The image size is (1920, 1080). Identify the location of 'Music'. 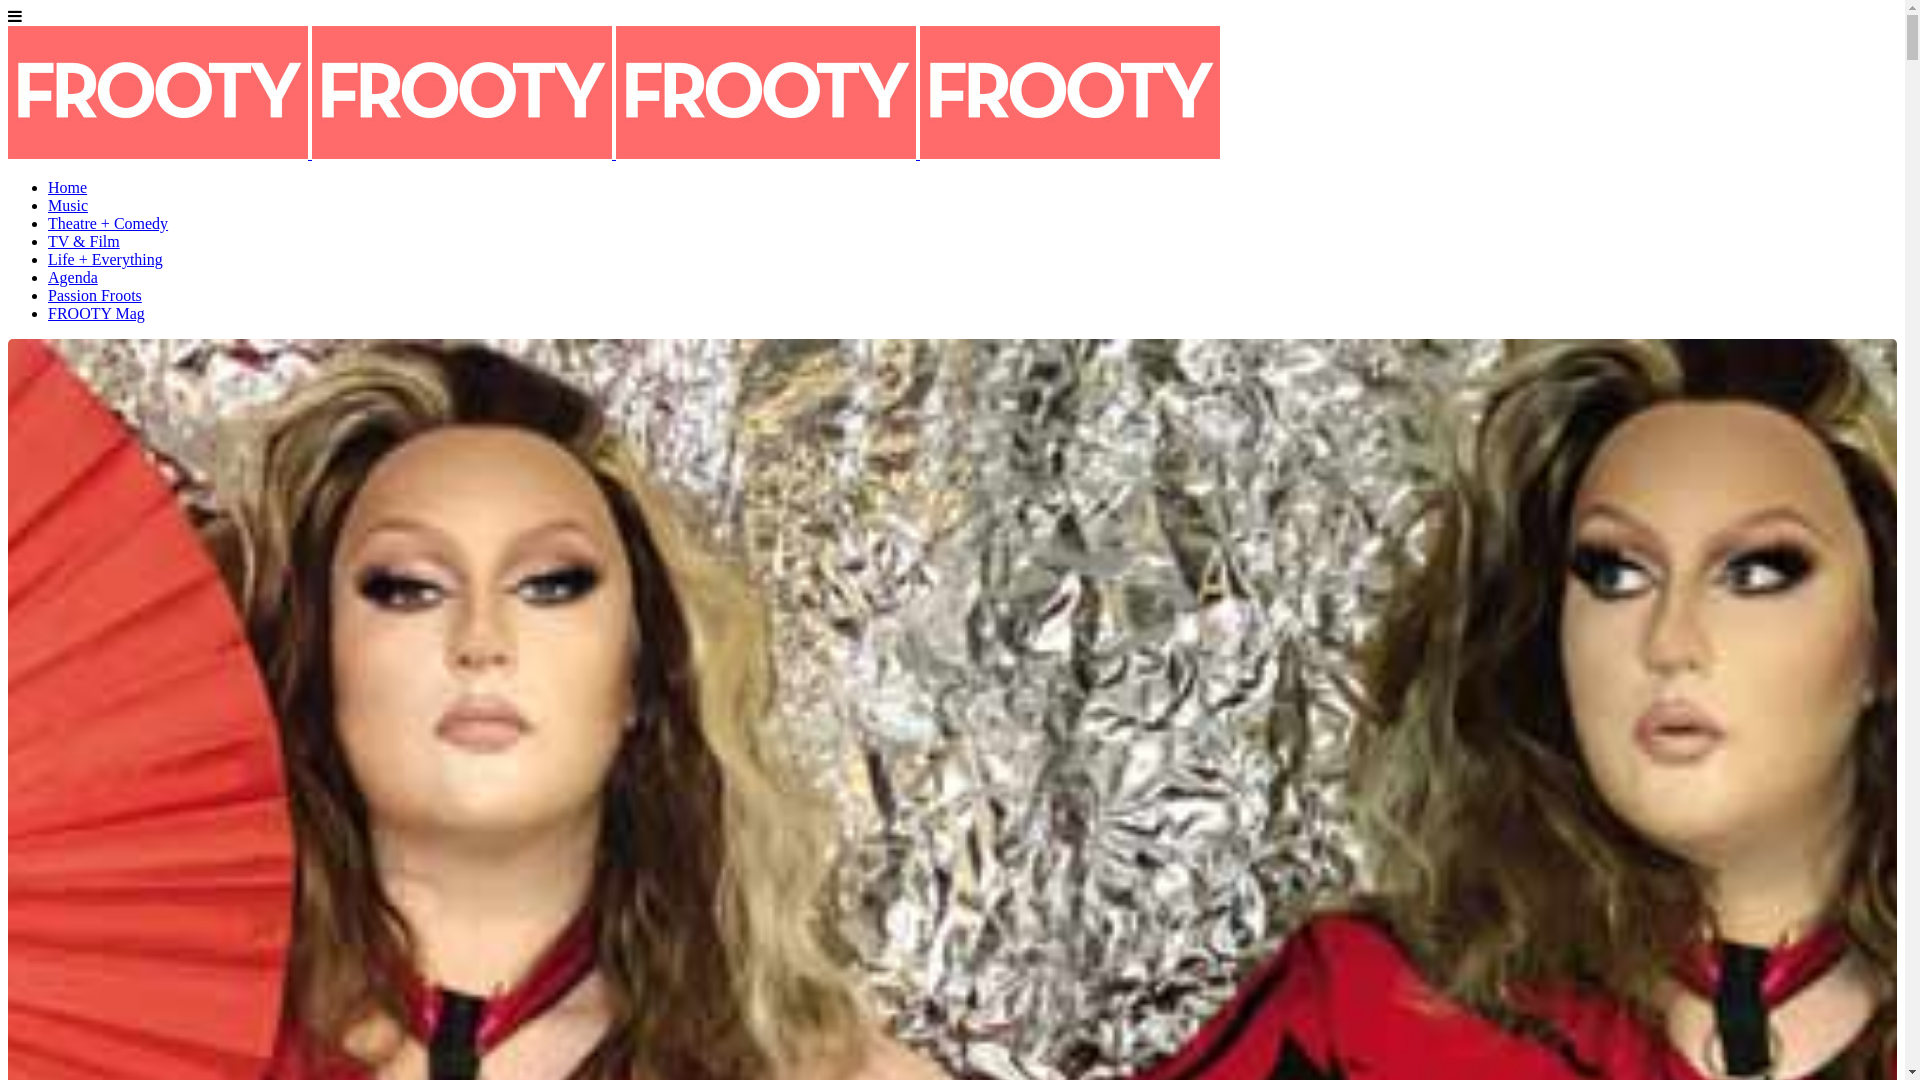
(67, 205).